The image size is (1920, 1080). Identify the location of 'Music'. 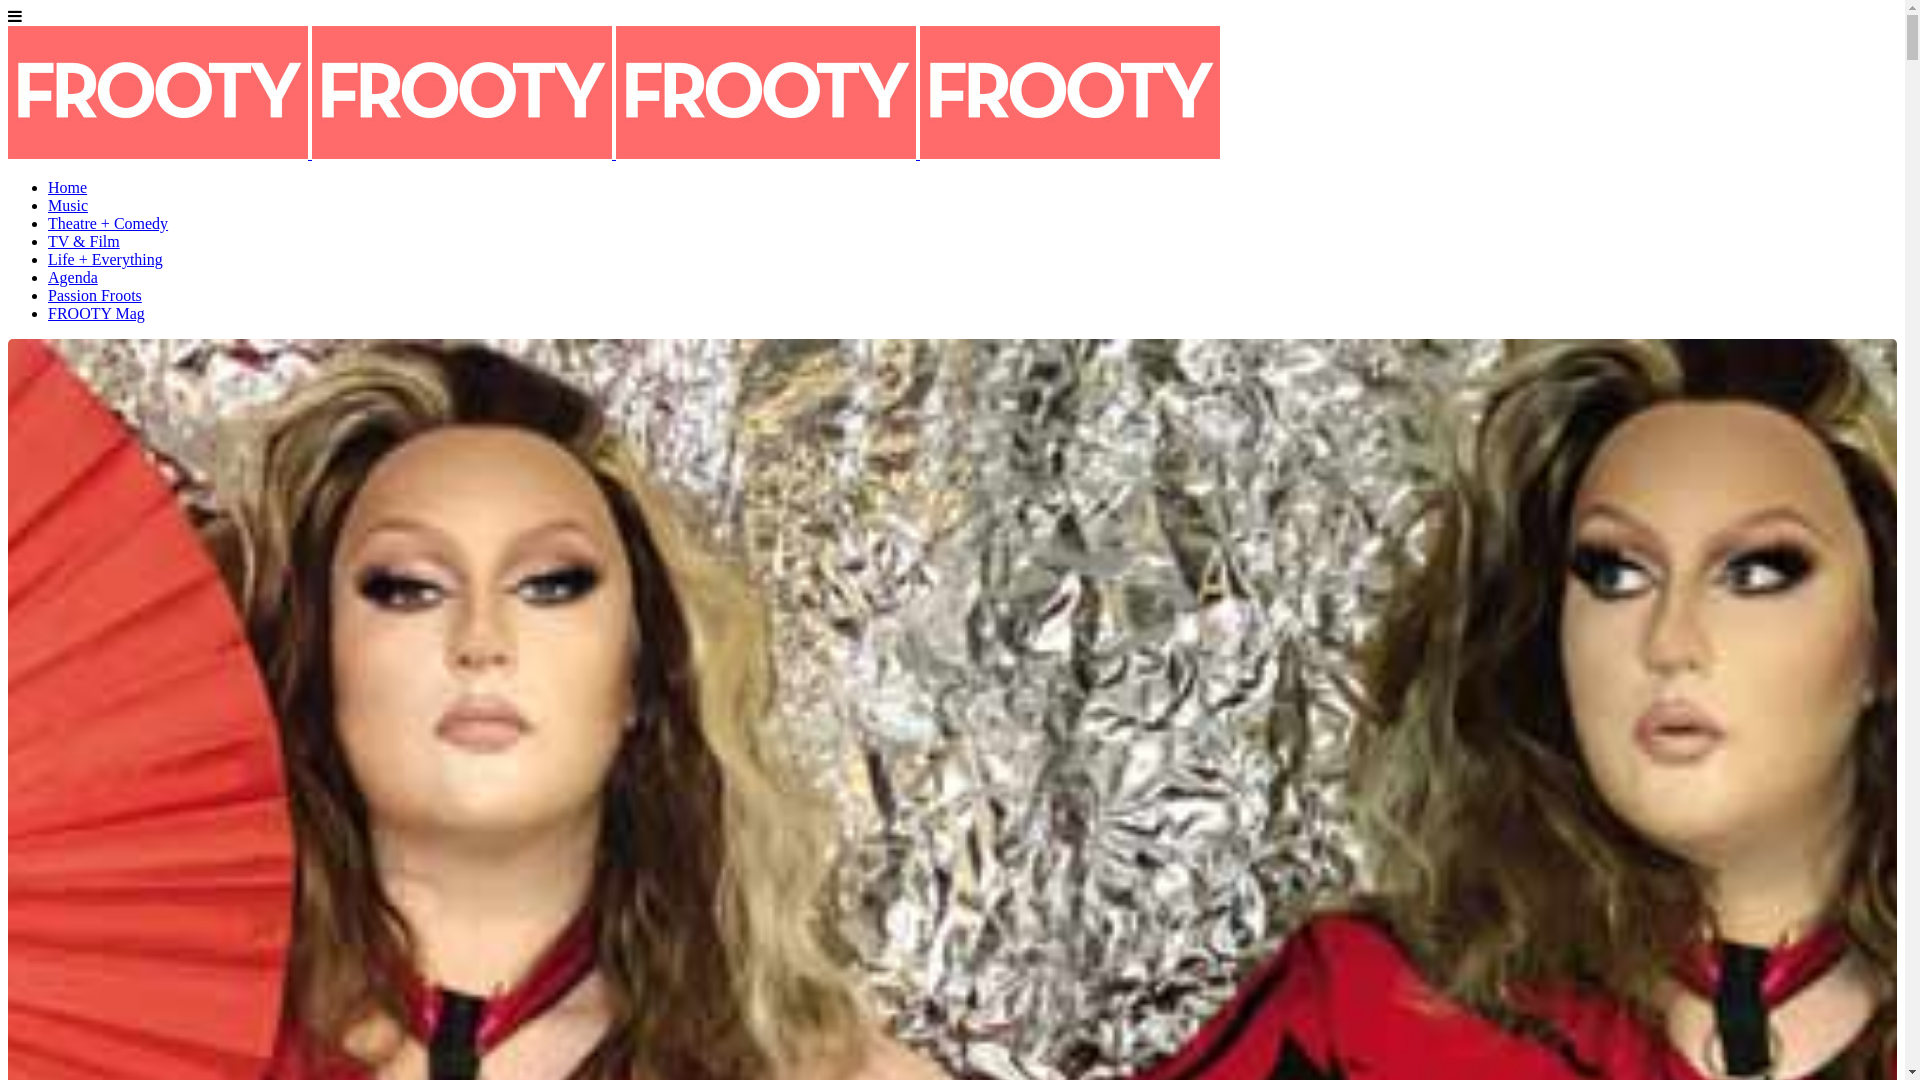
(67, 205).